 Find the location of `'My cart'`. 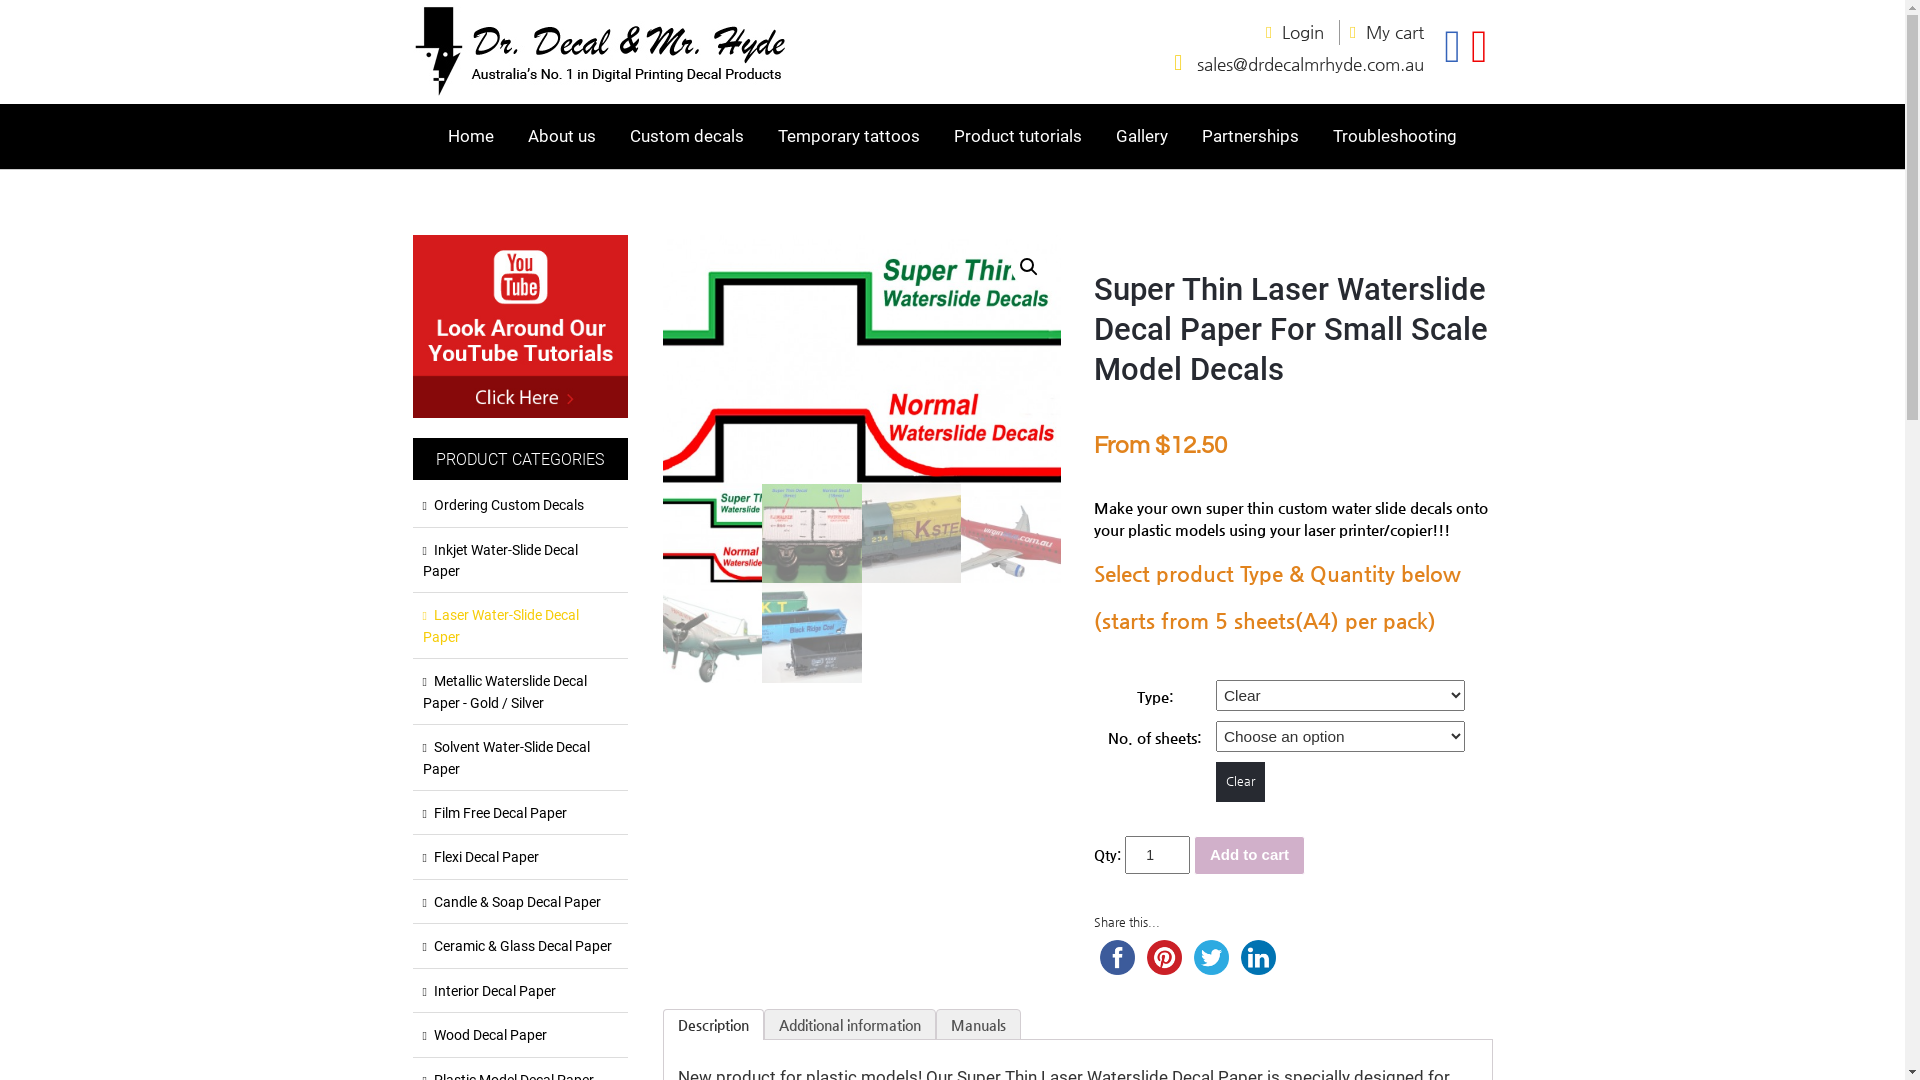

'My cart' is located at coordinates (1394, 31).